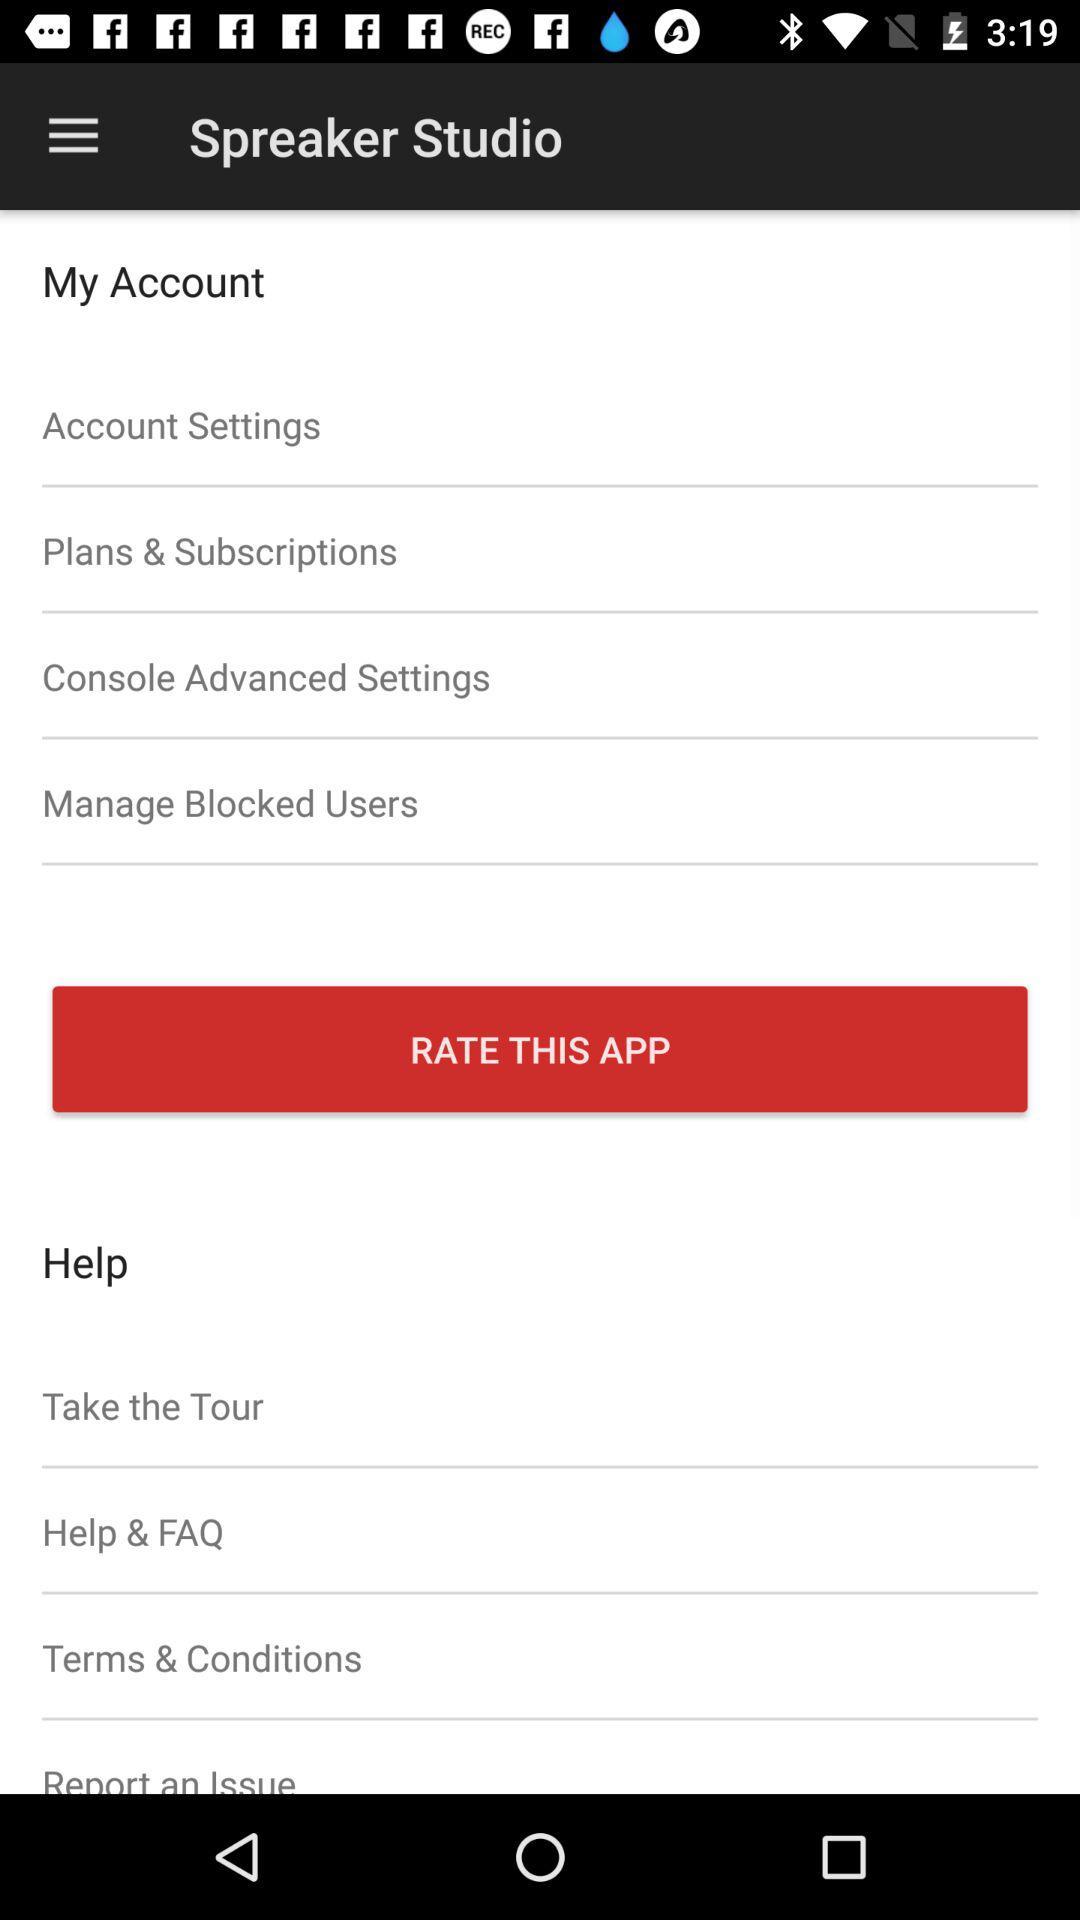 The height and width of the screenshot is (1920, 1080). Describe the element at coordinates (72, 135) in the screenshot. I see `app next to spreaker studio` at that location.